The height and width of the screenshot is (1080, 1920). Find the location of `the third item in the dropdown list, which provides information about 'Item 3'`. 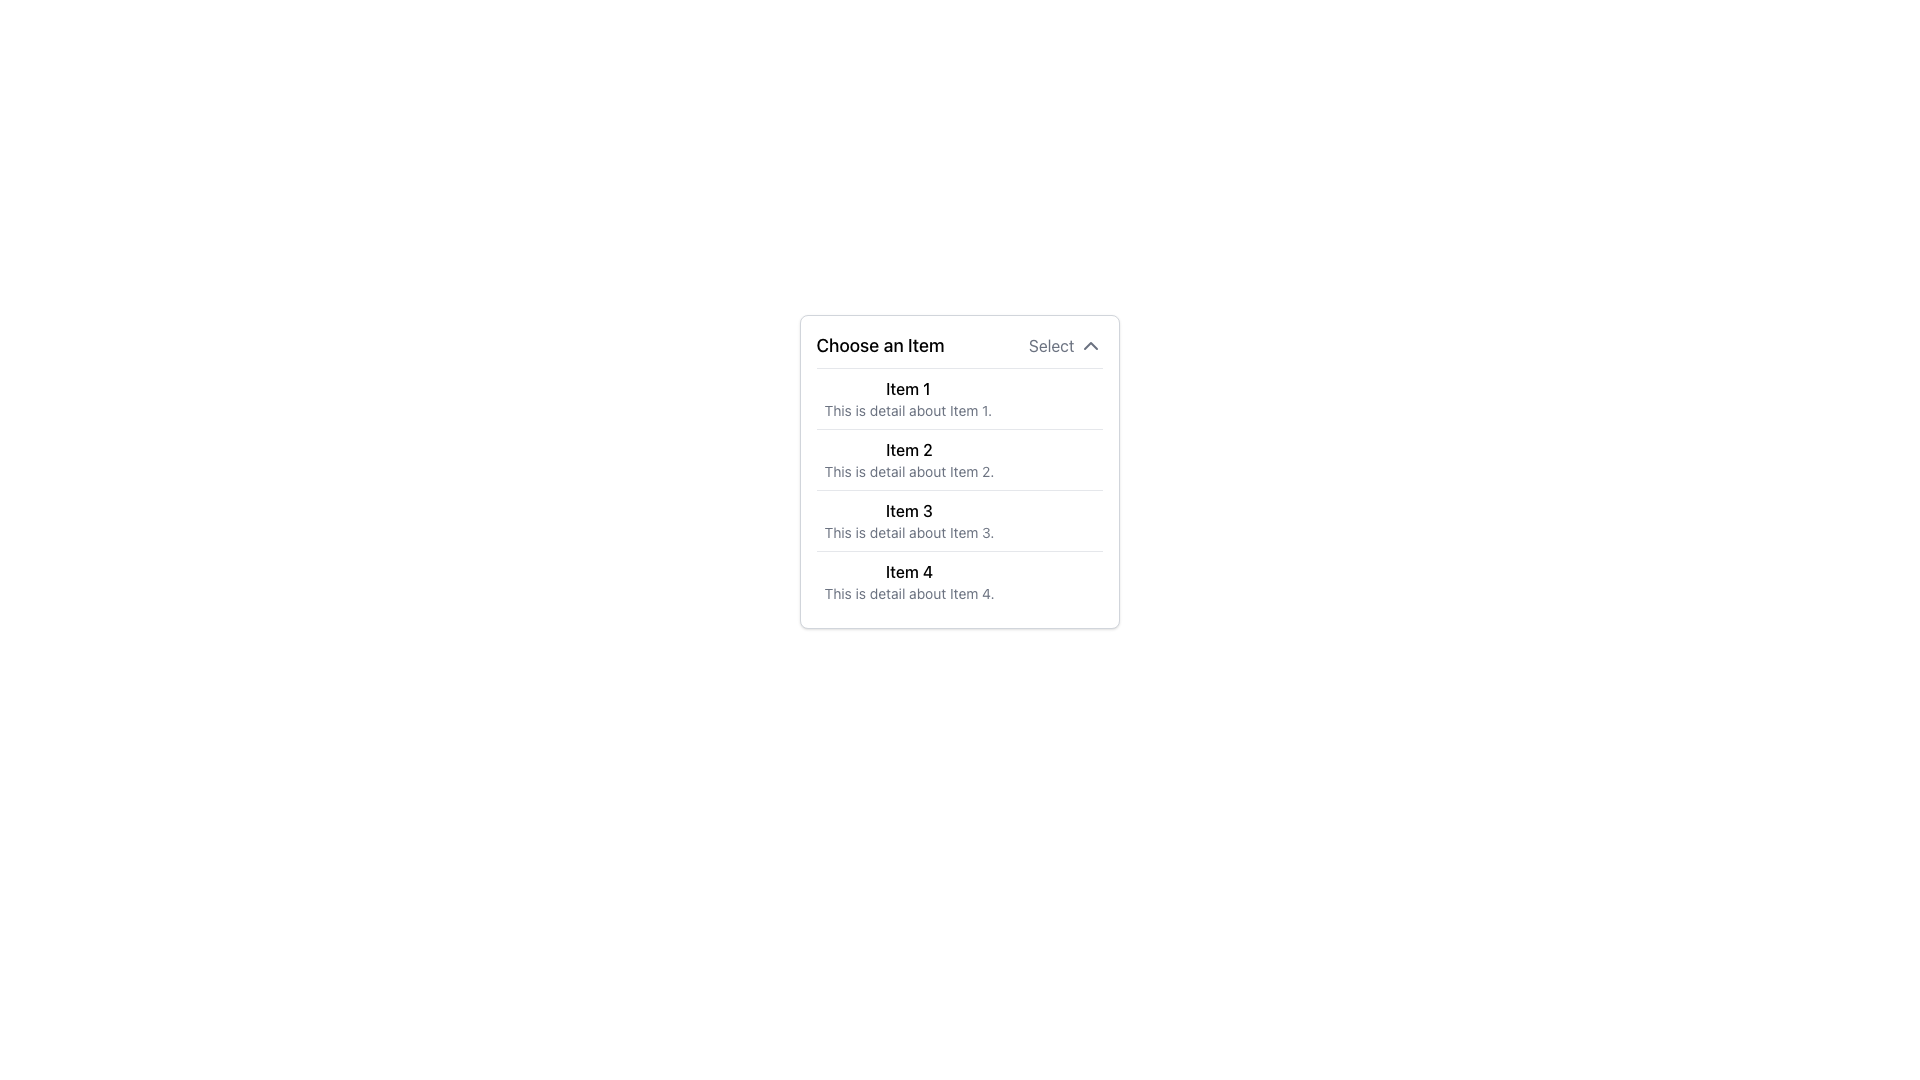

the third item in the dropdown list, which provides information about 'Item 3' is located at coordinates (958, 519).